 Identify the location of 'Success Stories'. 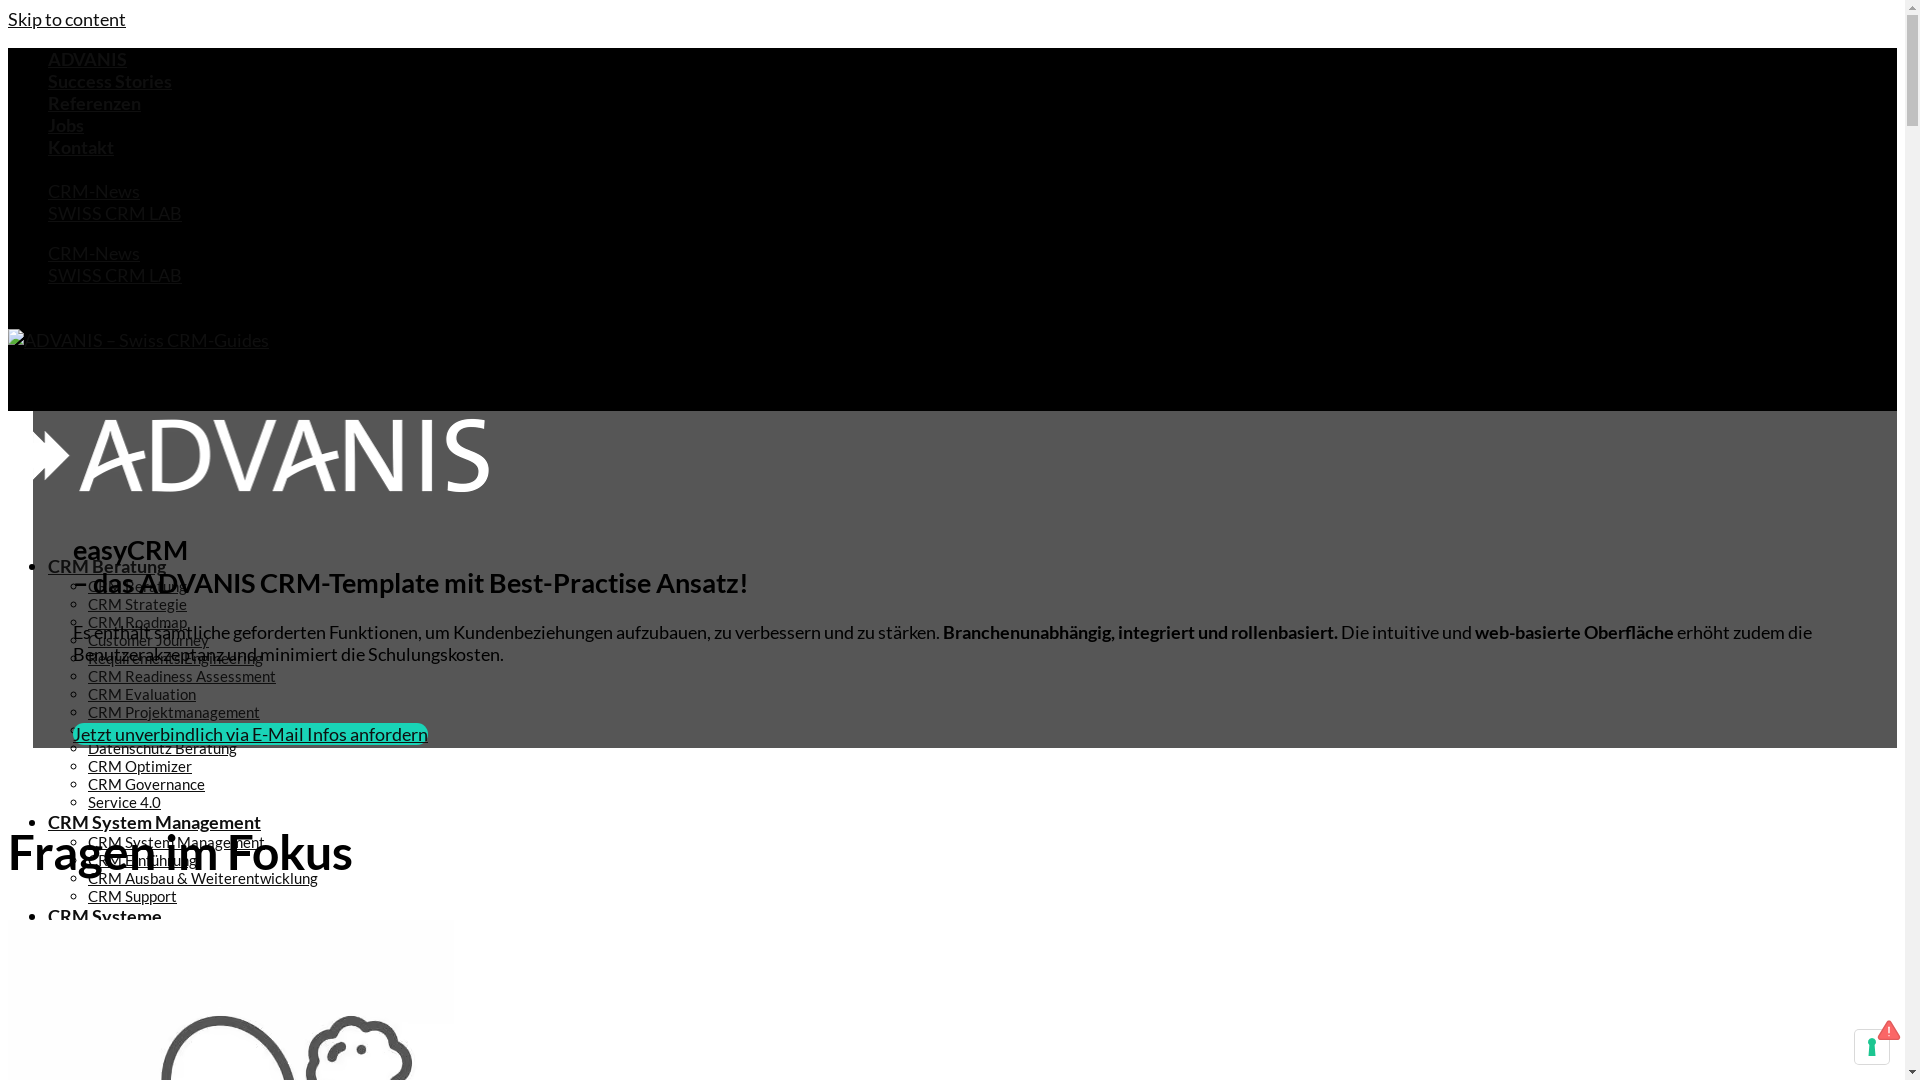
(48, 80).